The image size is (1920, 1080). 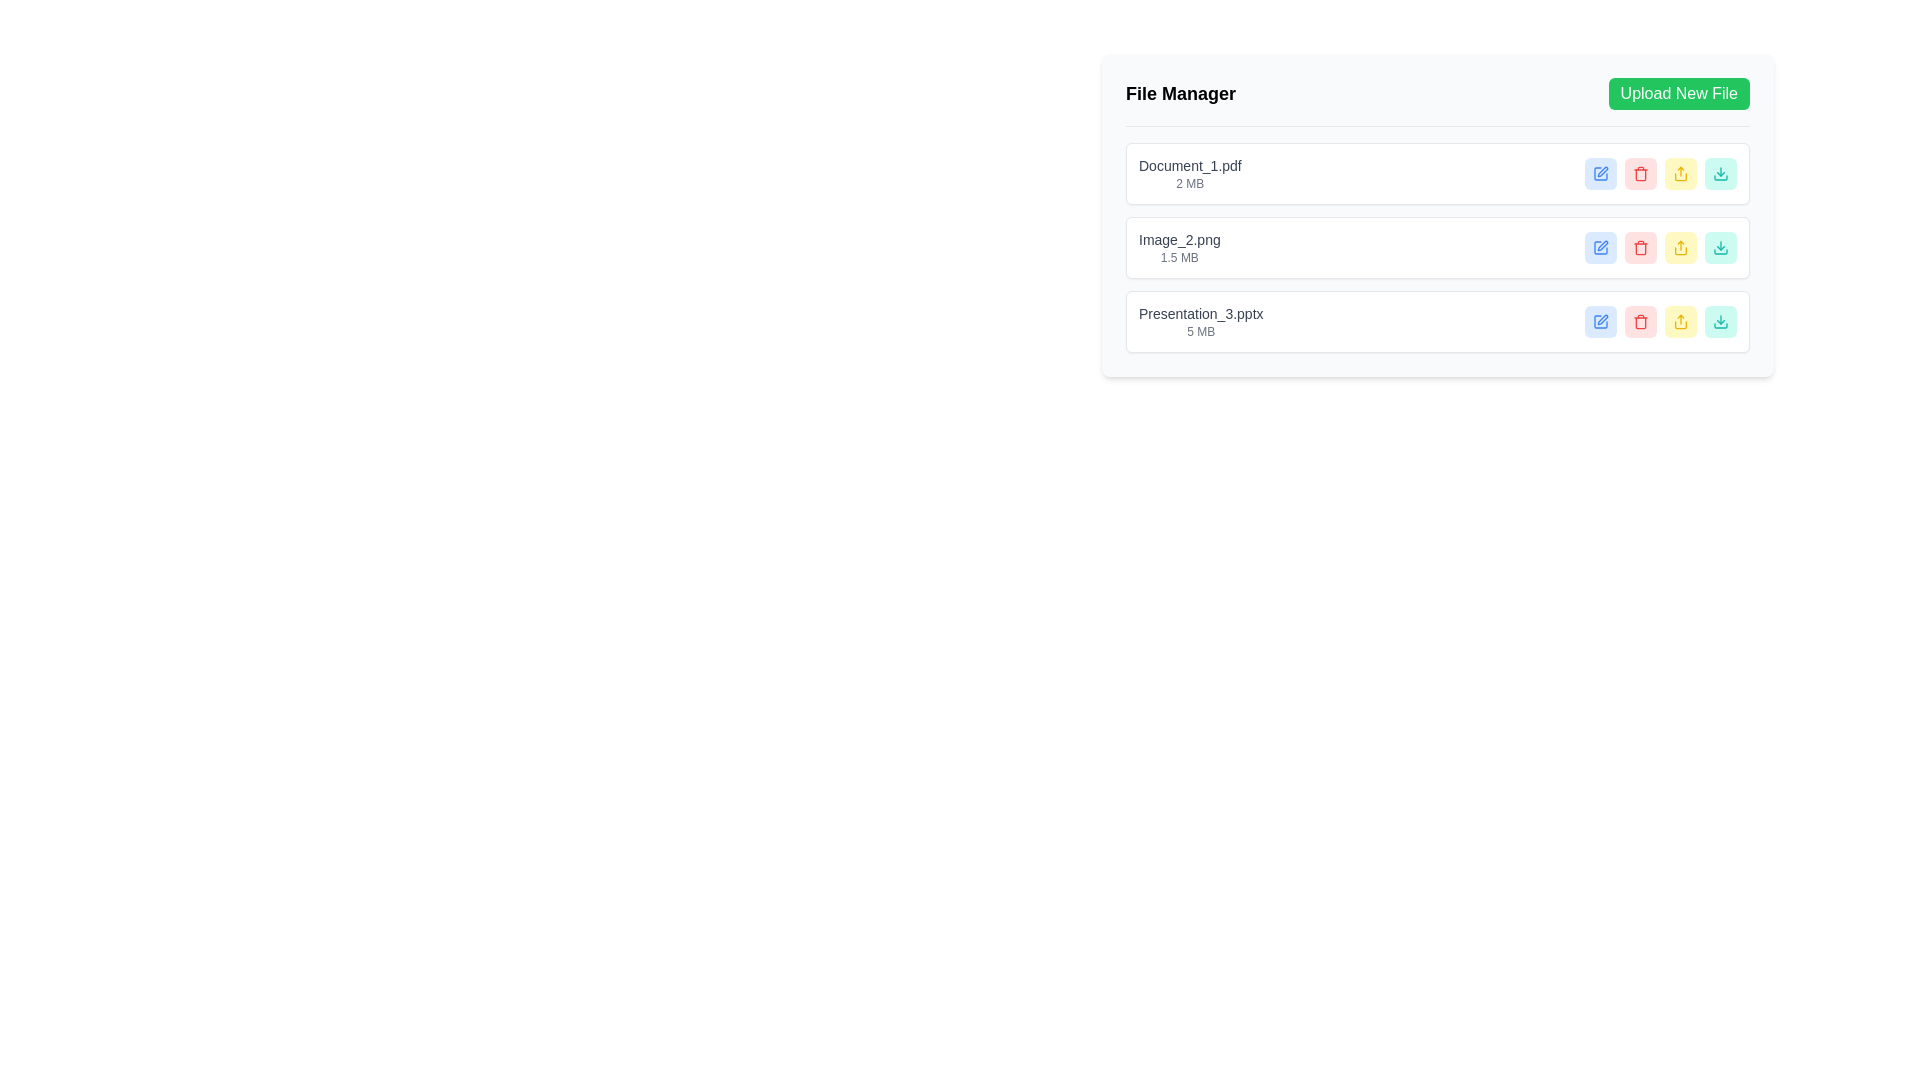 What do you see at coordinates (1437, 246) in the screenshot?
I see `the download button in the file management row for 'Image_2.png', located second in the list within the 'File Manager' interface` at bounding box center [1437, 246].